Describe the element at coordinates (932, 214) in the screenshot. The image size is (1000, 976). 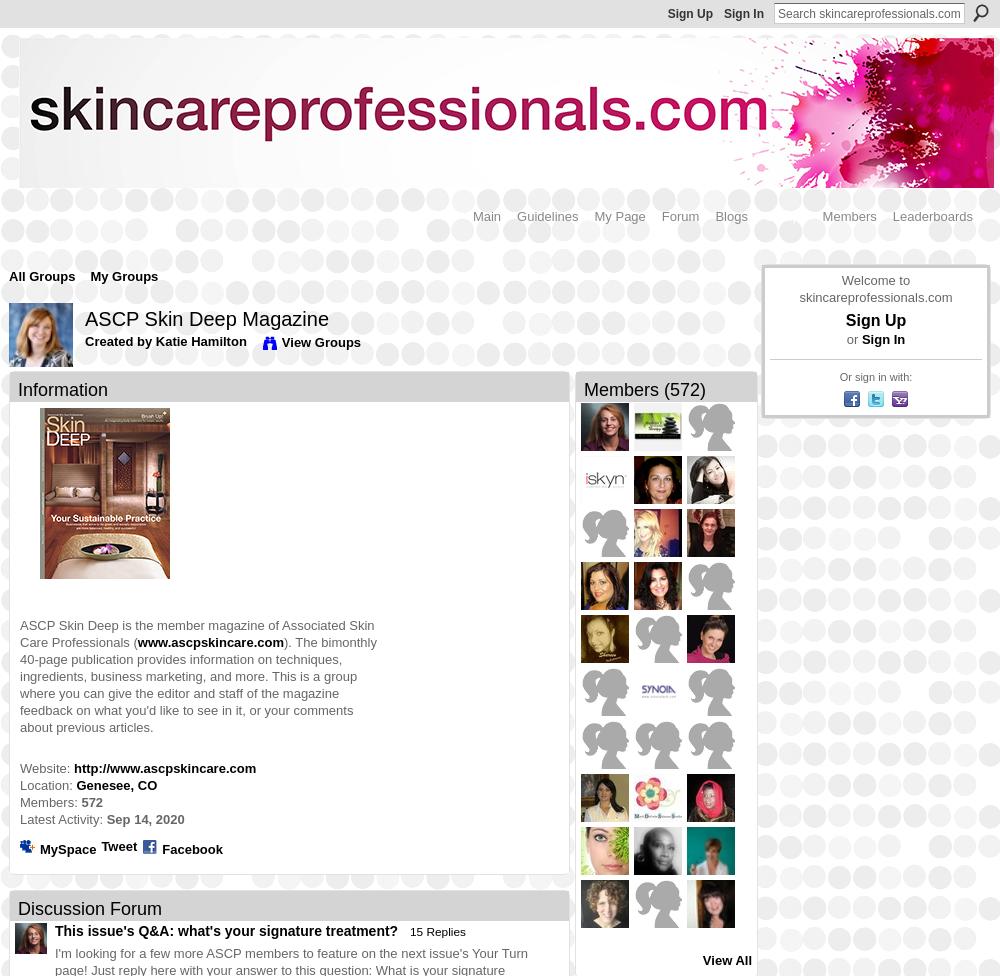
I see `'Leaderboards'` at that location.